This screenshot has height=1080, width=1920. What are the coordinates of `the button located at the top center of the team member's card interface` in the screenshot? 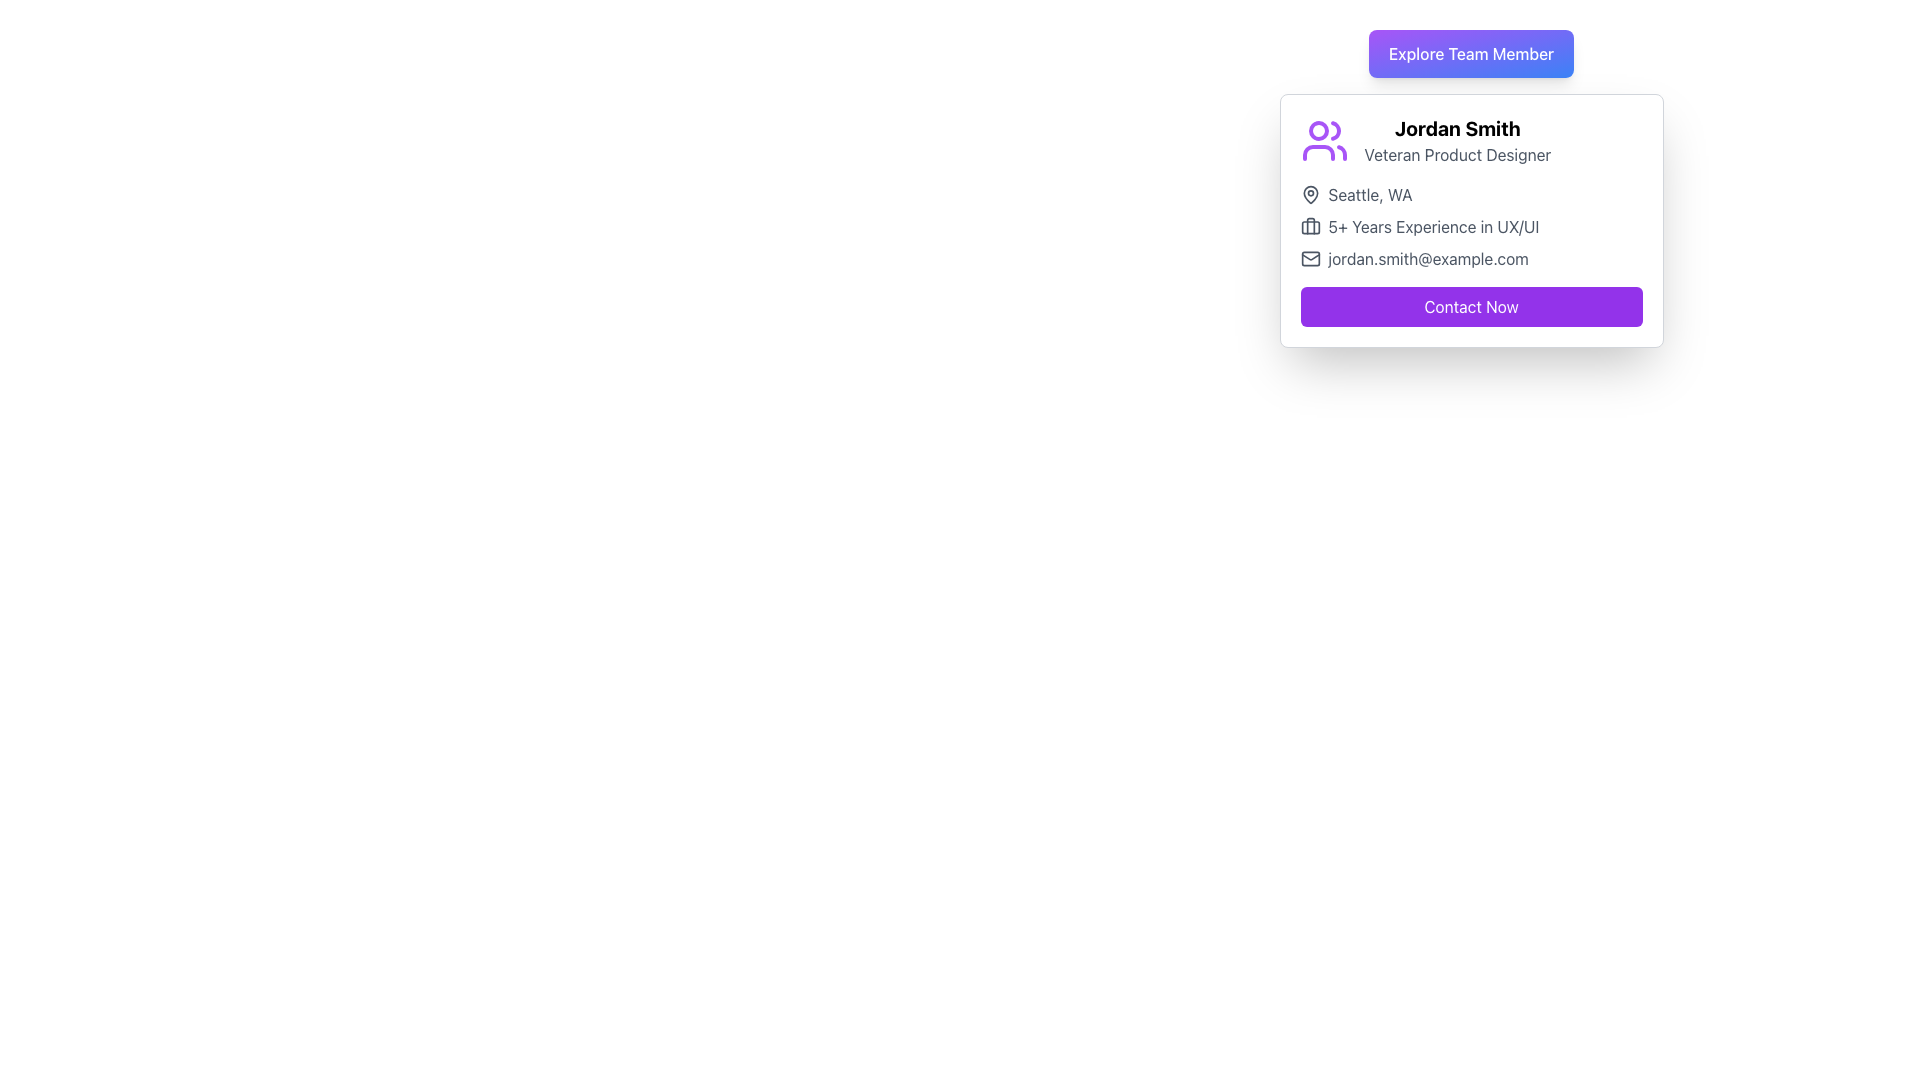 It's located at (1471, 53).